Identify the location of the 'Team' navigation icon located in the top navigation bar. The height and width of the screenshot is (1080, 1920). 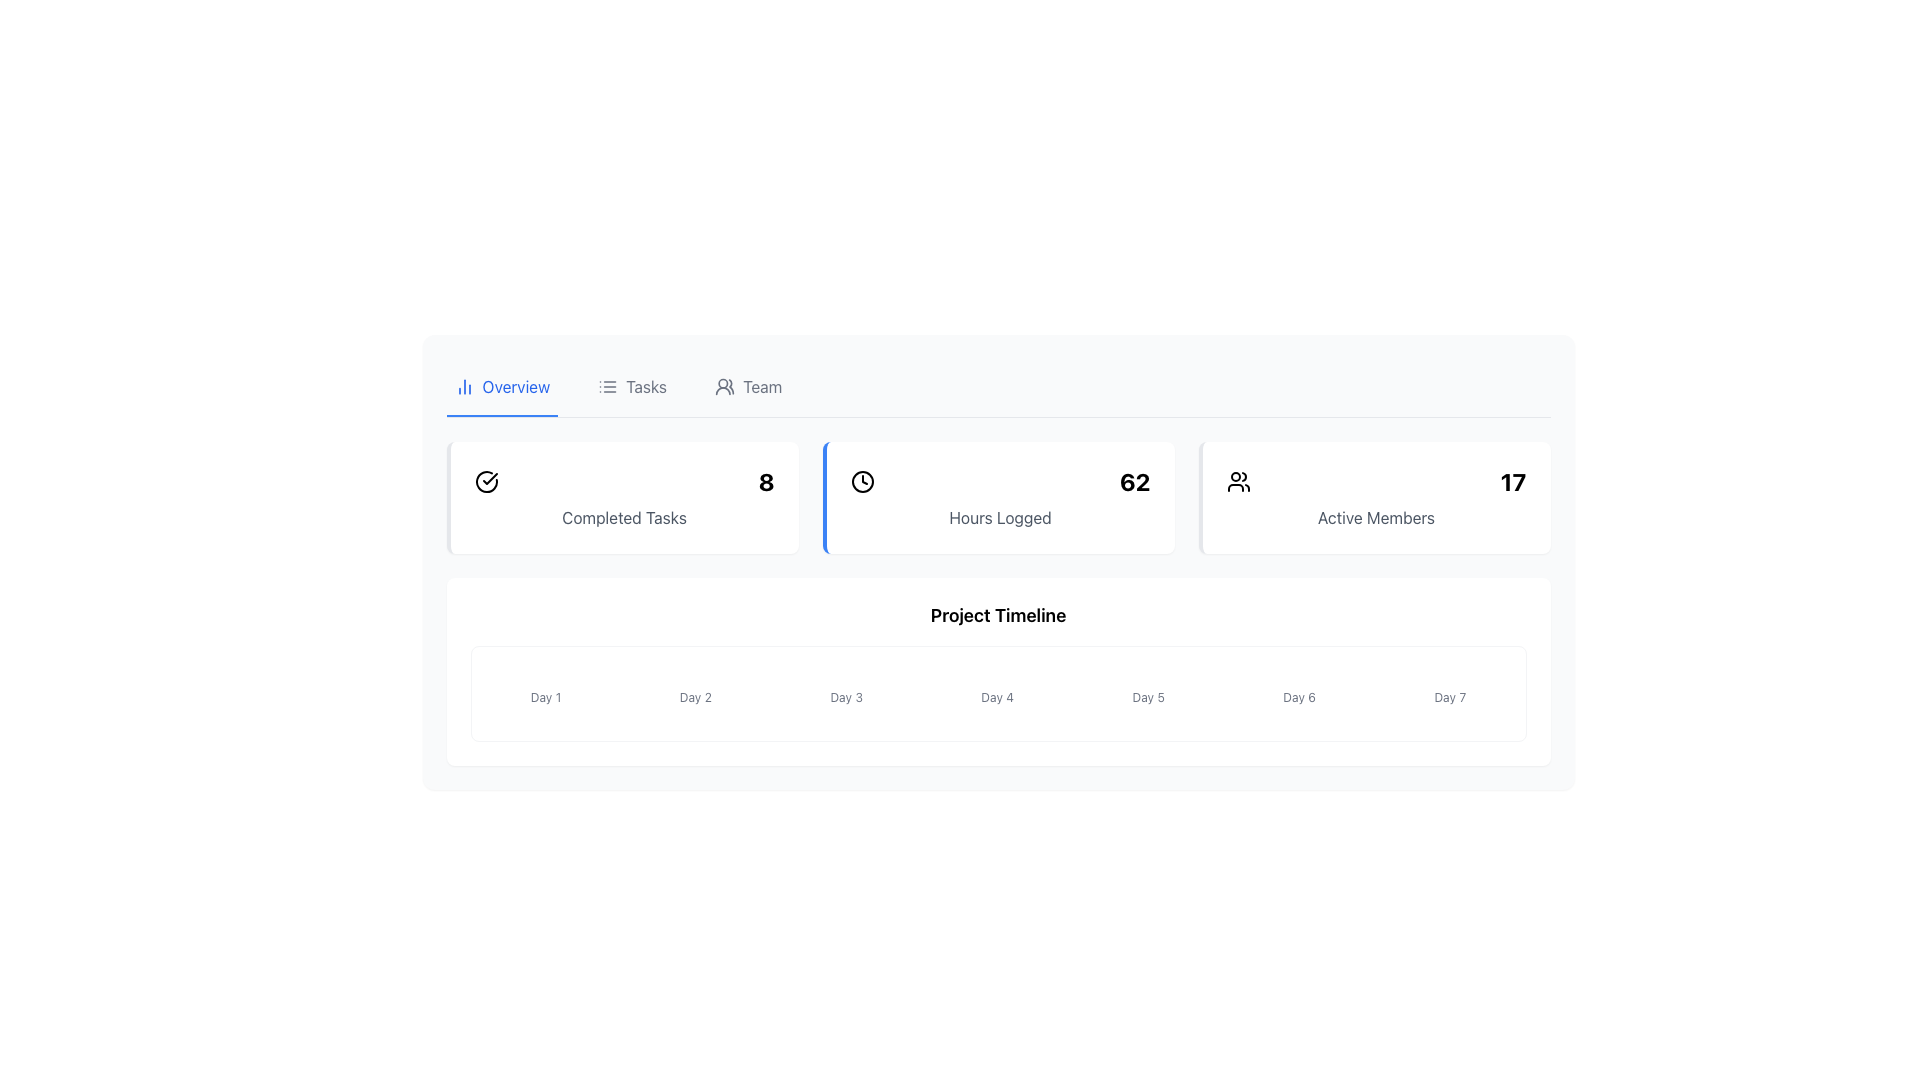
(723, 386).